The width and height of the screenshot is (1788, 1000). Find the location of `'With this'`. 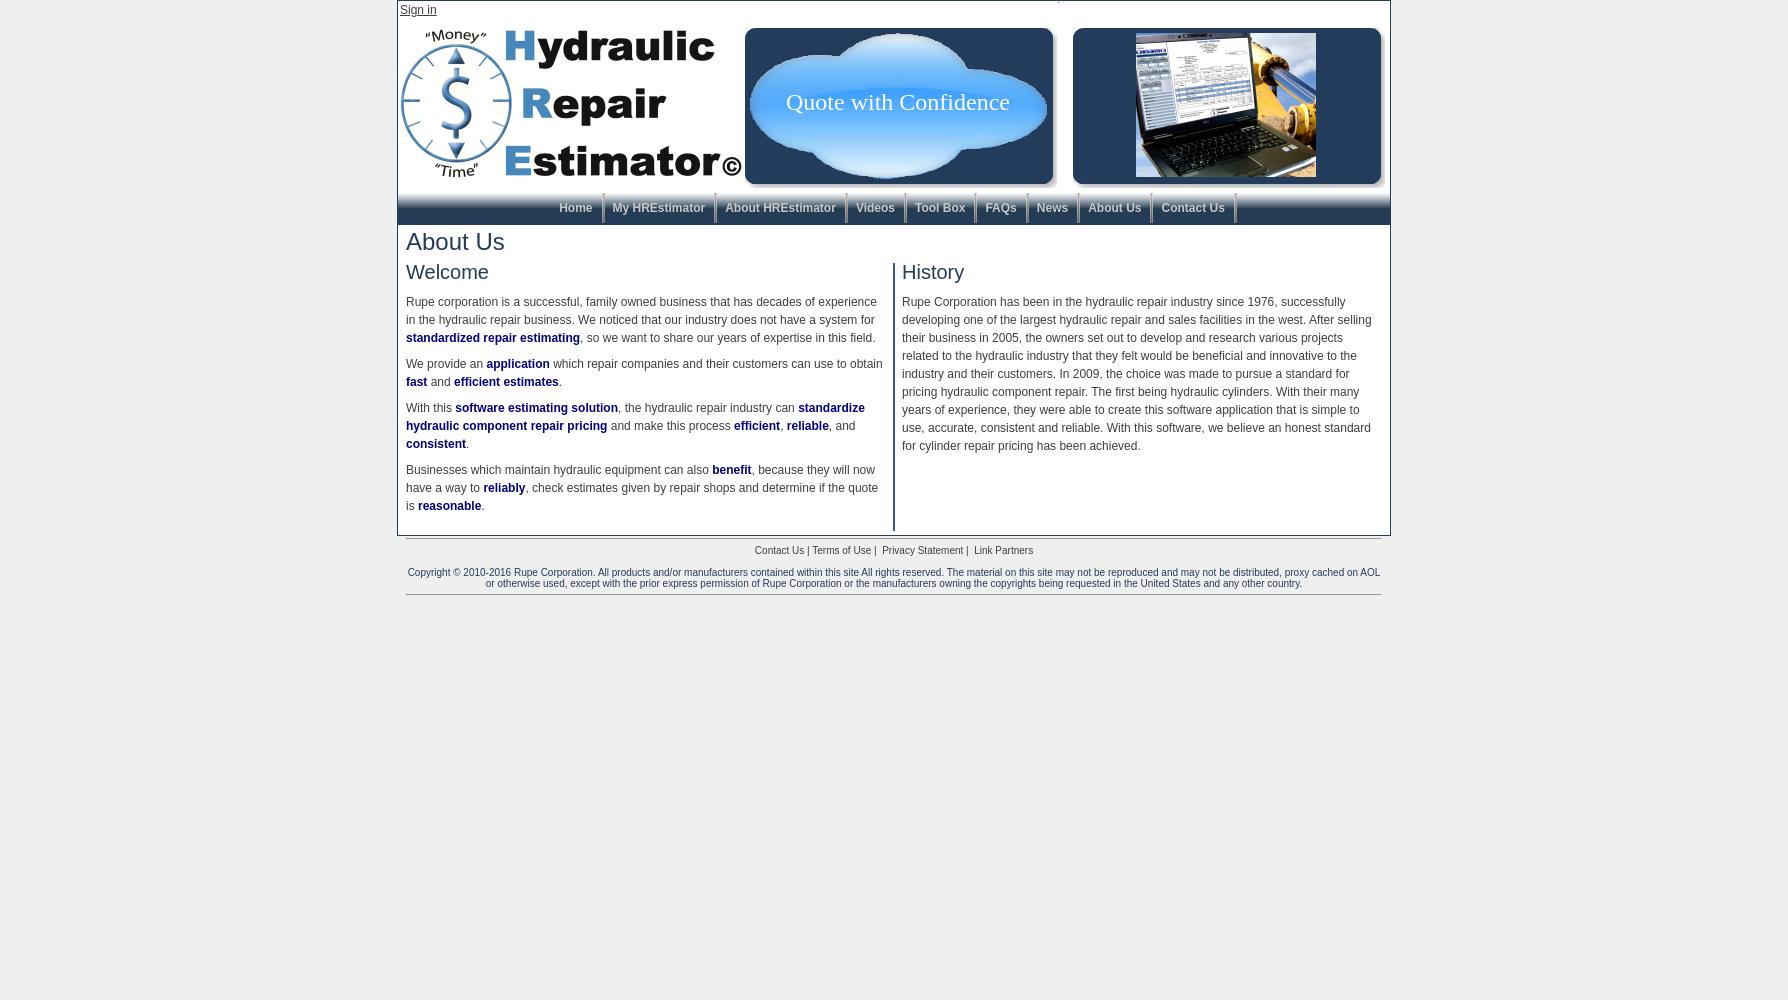

'With this' is located at coordinates (429, 408).